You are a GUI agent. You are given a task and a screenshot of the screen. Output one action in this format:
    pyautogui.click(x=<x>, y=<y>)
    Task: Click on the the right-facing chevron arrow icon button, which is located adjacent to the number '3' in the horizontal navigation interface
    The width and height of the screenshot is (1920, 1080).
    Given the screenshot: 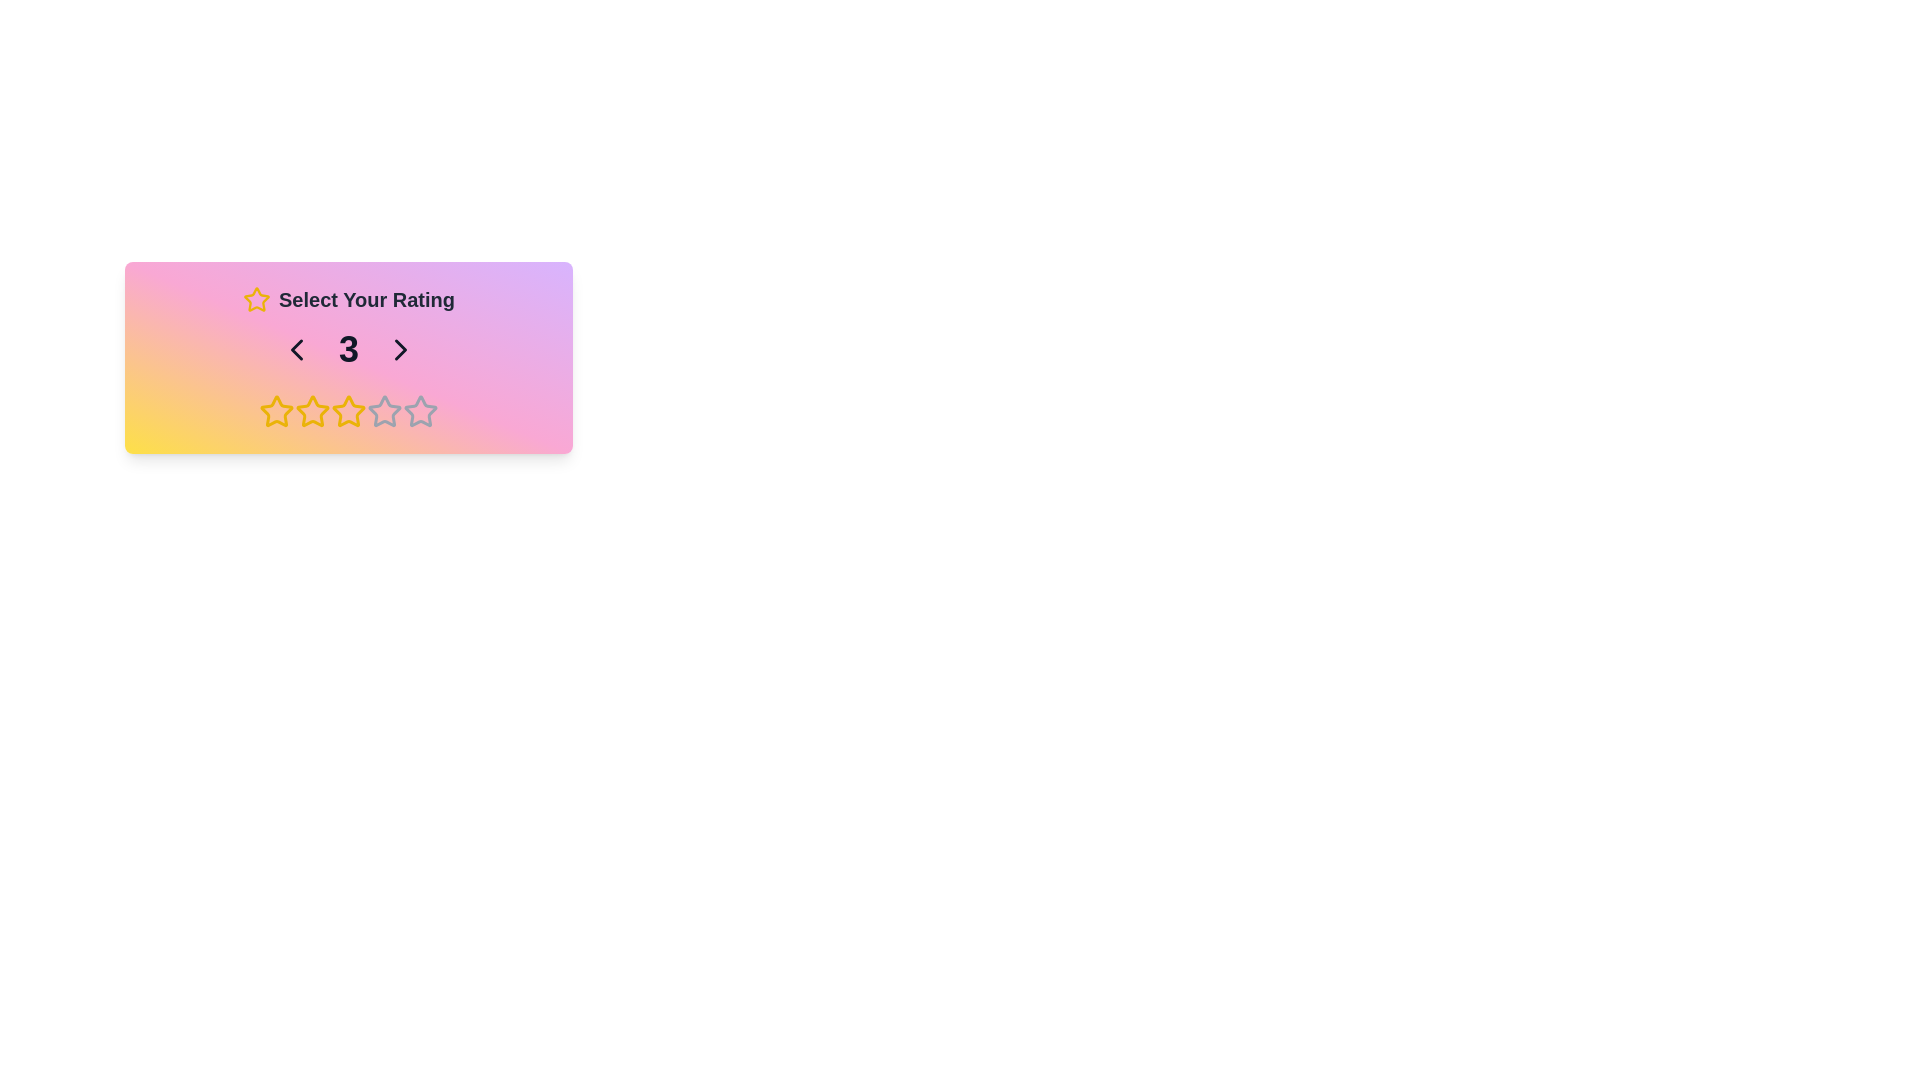 What is the action you would take?
    pyautogui.click(x=400, y=349)
    